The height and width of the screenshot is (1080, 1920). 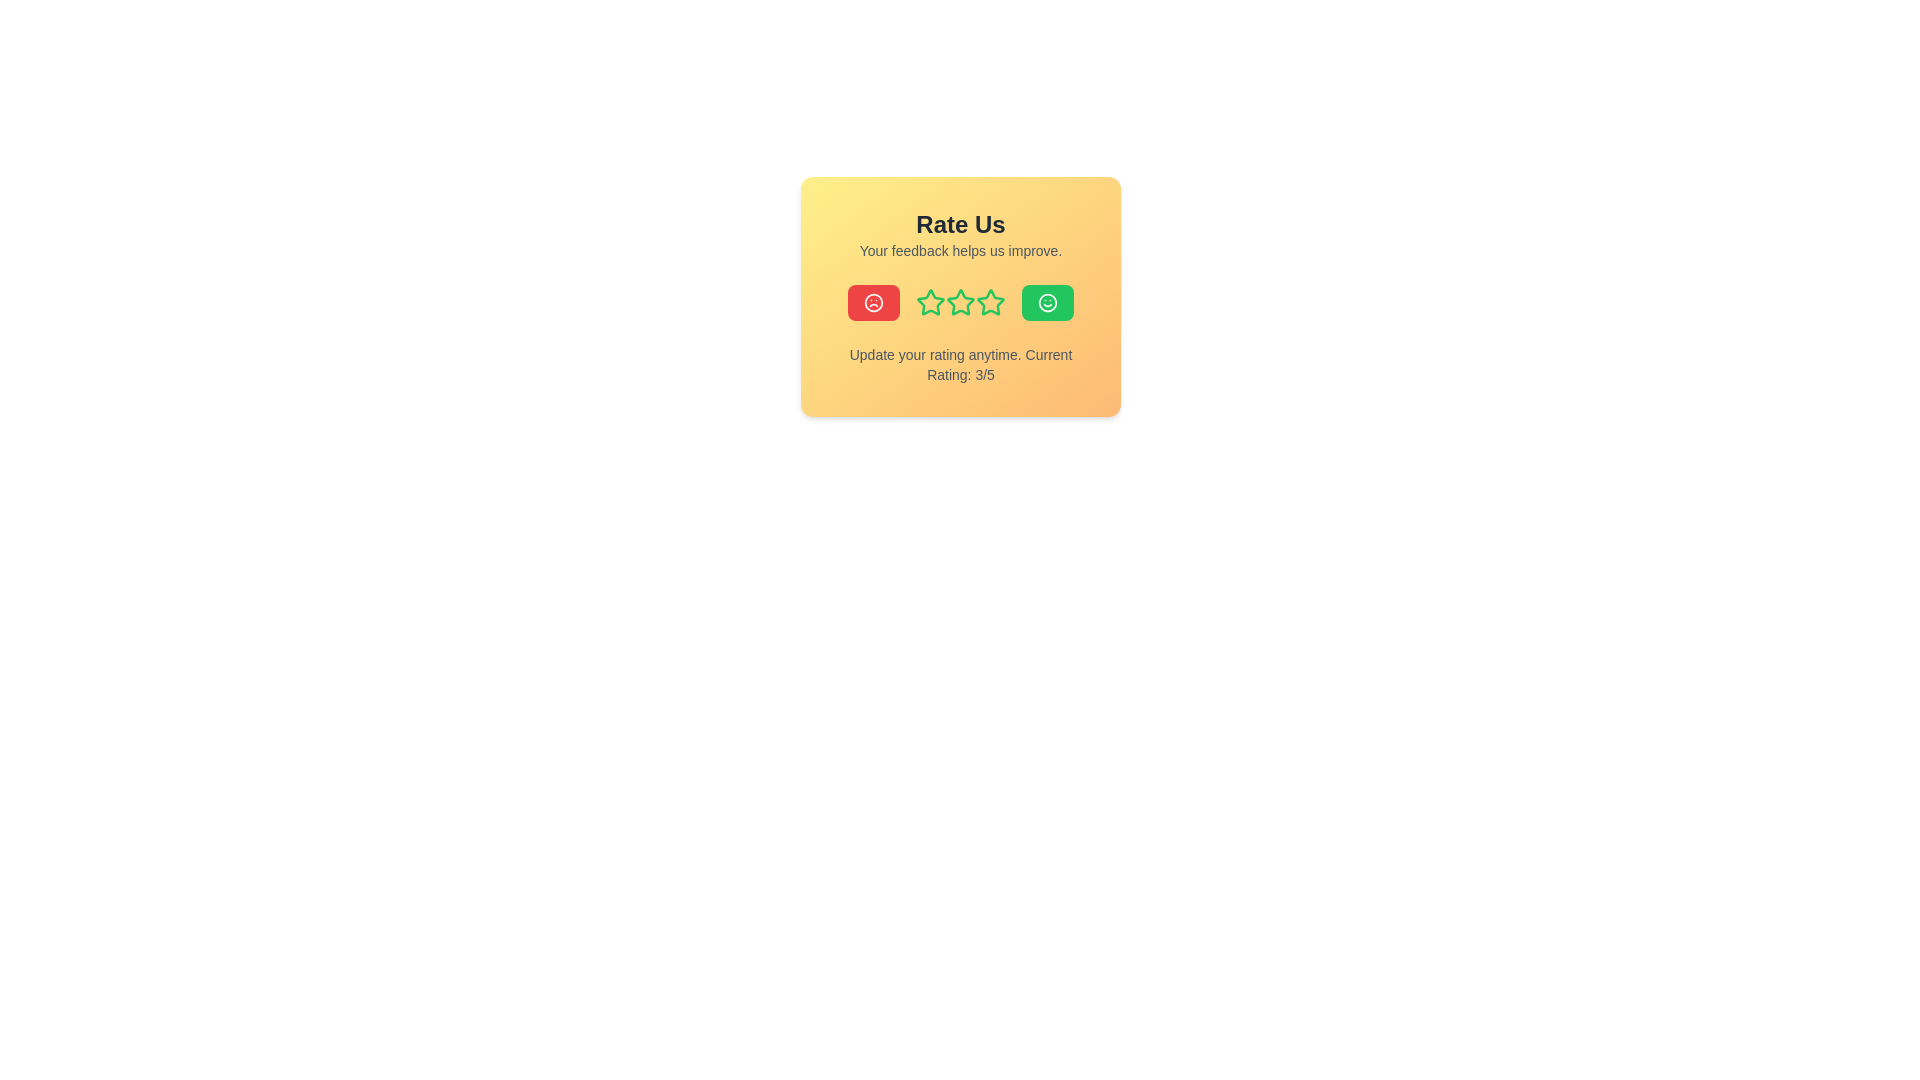 What do you see at coordinates (1046, 303) in the screenshot?
I see `the positive feedback rating icon located below the text 'Your feedback helps us improve.' in the center of the user interface to provide feedback` at bounding box center [1046, 303].